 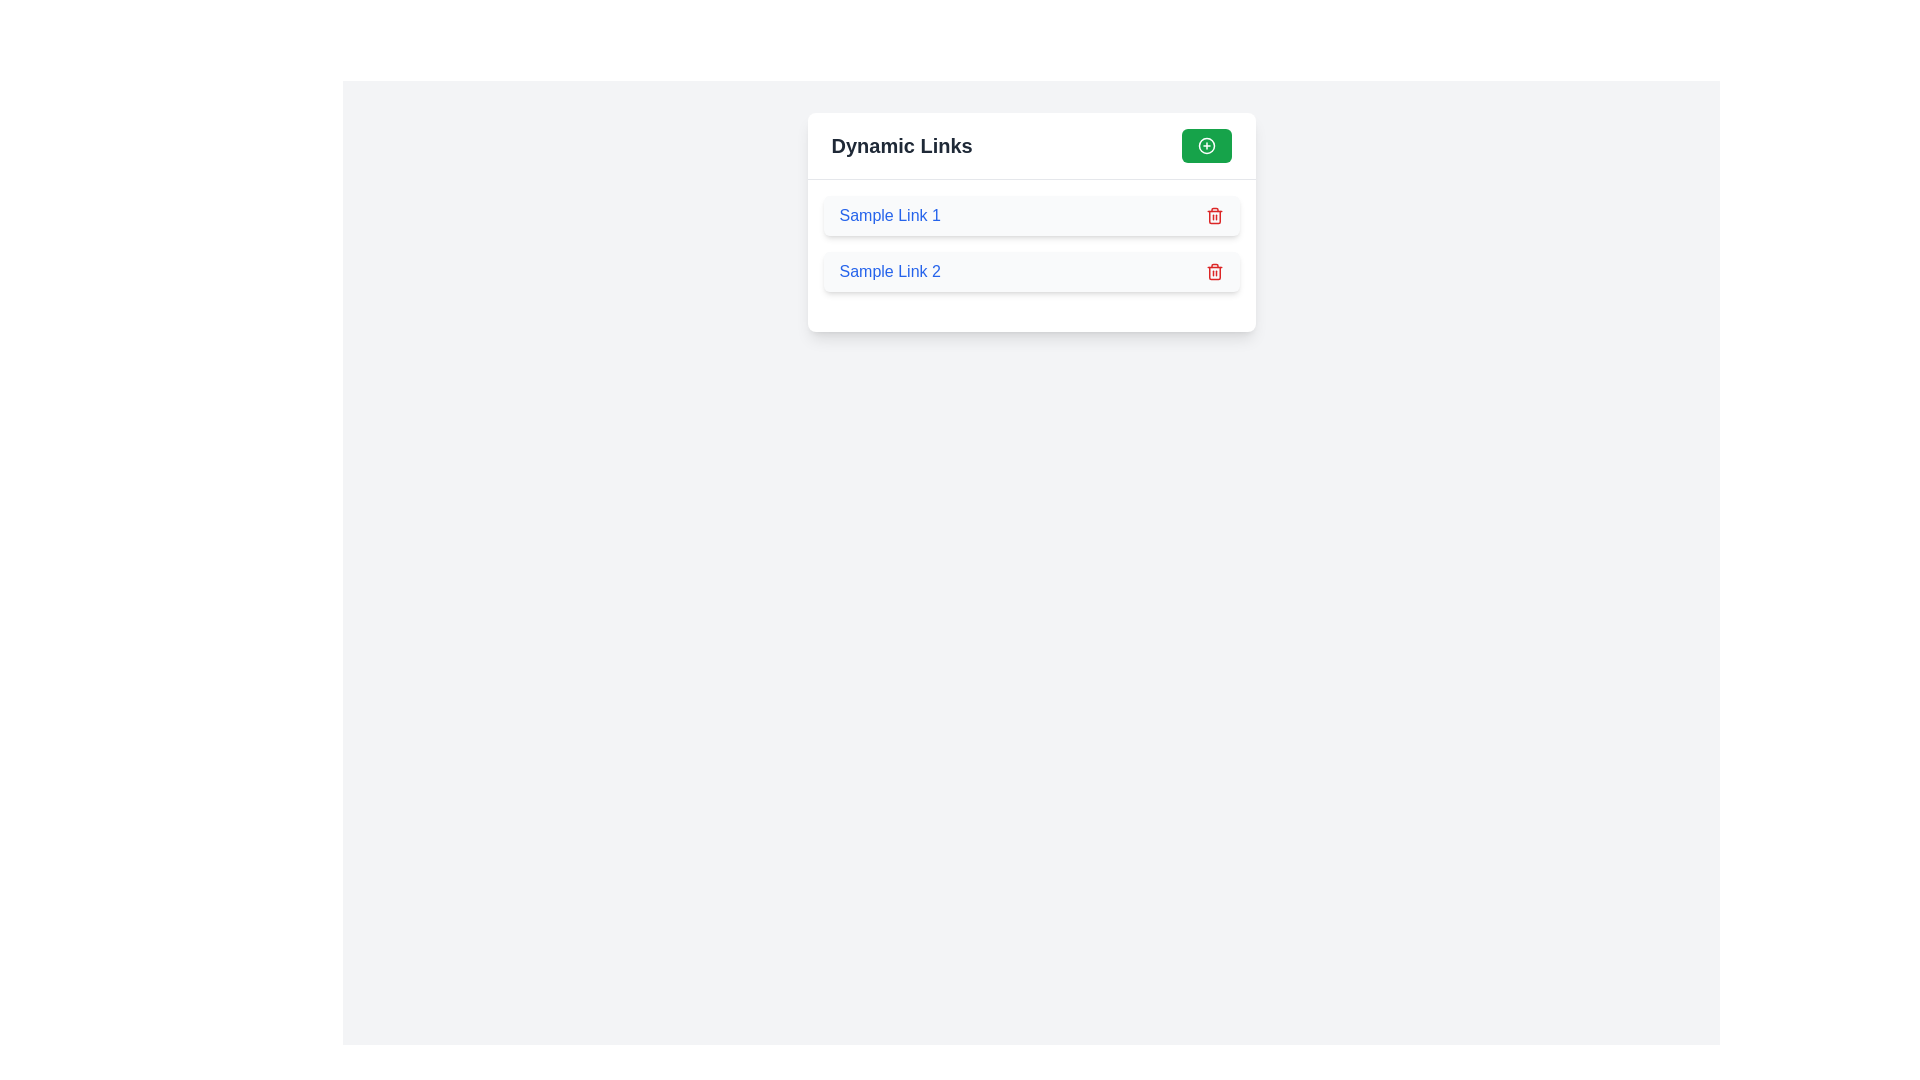 I want to click on the hyperlink labeled 'Sample Link 1' within the composite UI component to underline it, so click(x=1031, y=216).